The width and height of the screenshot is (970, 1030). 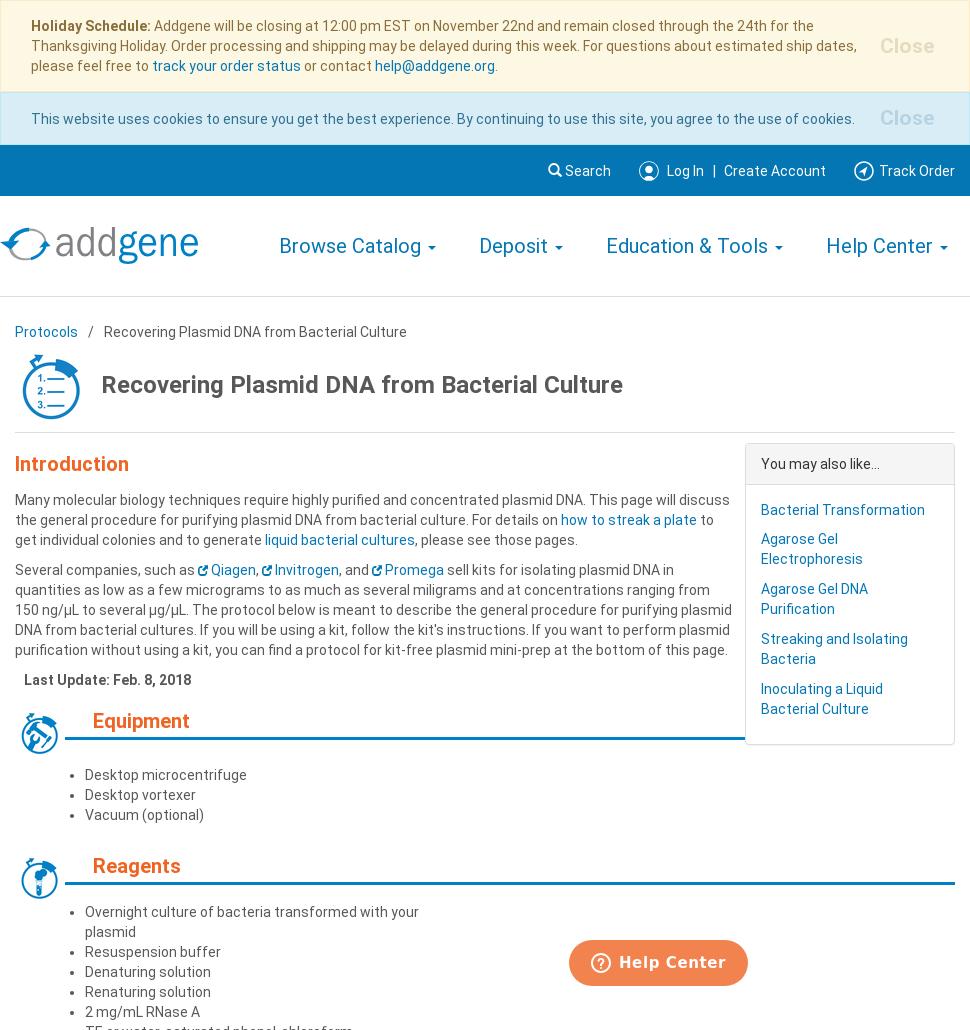 I want to click on 'Create Account', so click(x=774, y=169).